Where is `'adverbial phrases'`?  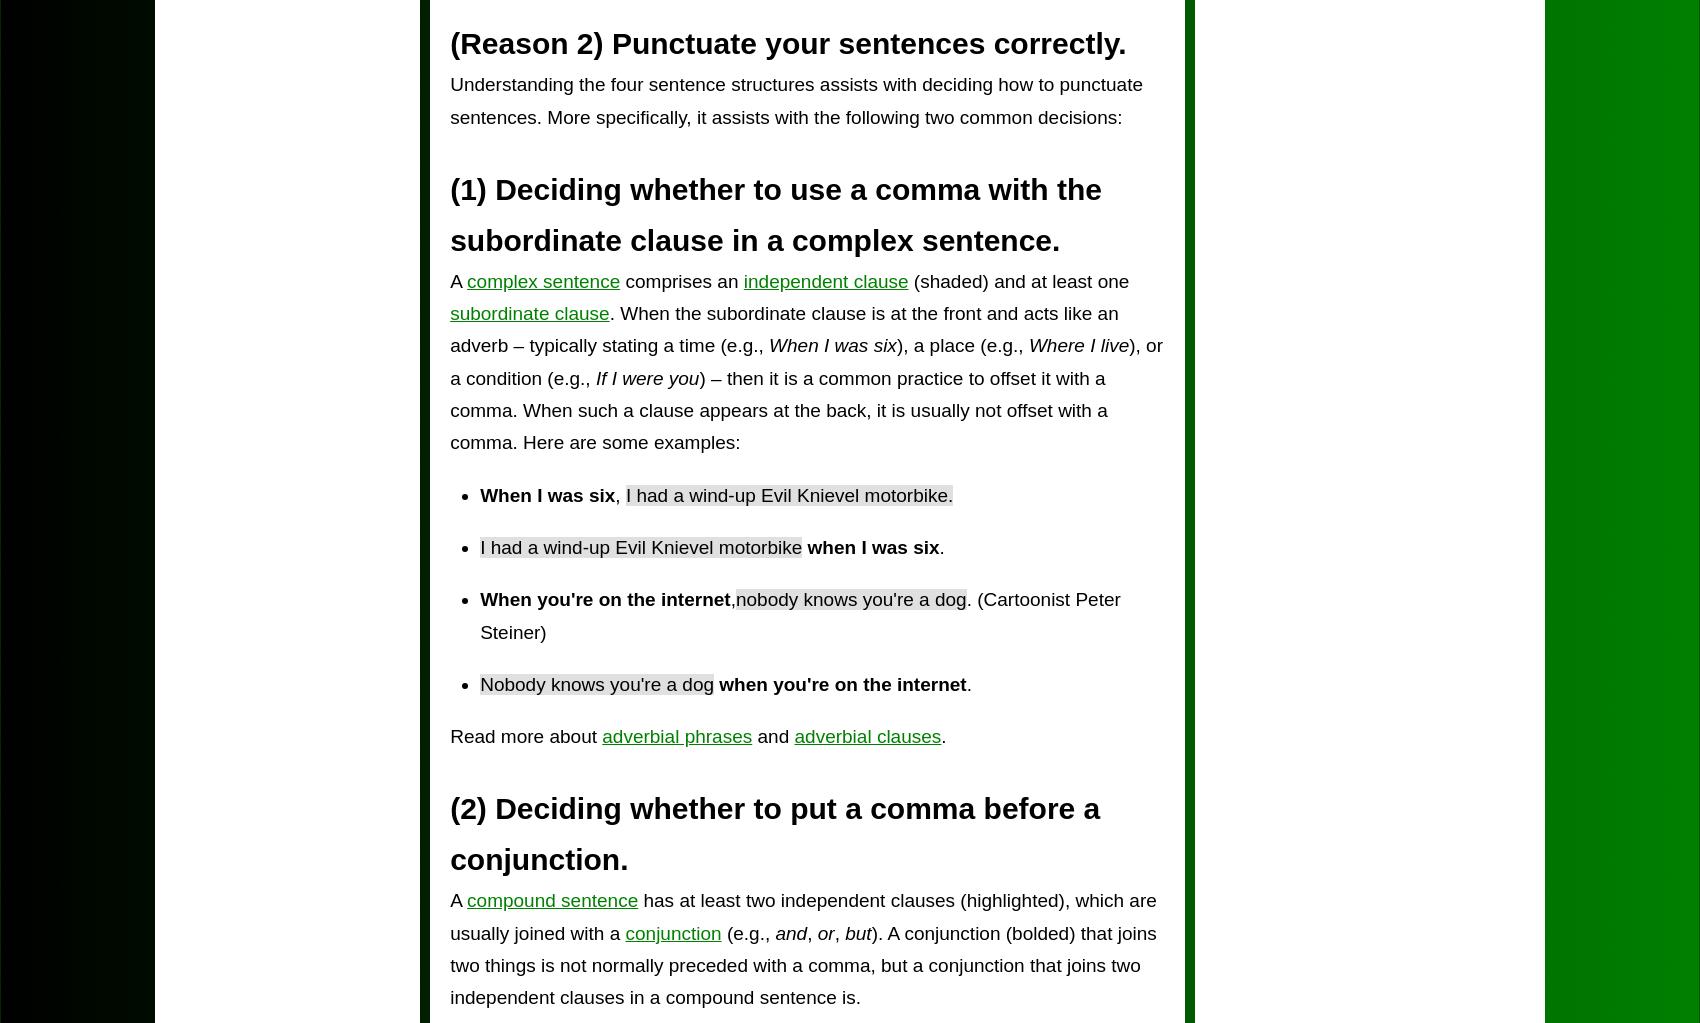
'adverbial phrases' is located at coordinates (676, 736).